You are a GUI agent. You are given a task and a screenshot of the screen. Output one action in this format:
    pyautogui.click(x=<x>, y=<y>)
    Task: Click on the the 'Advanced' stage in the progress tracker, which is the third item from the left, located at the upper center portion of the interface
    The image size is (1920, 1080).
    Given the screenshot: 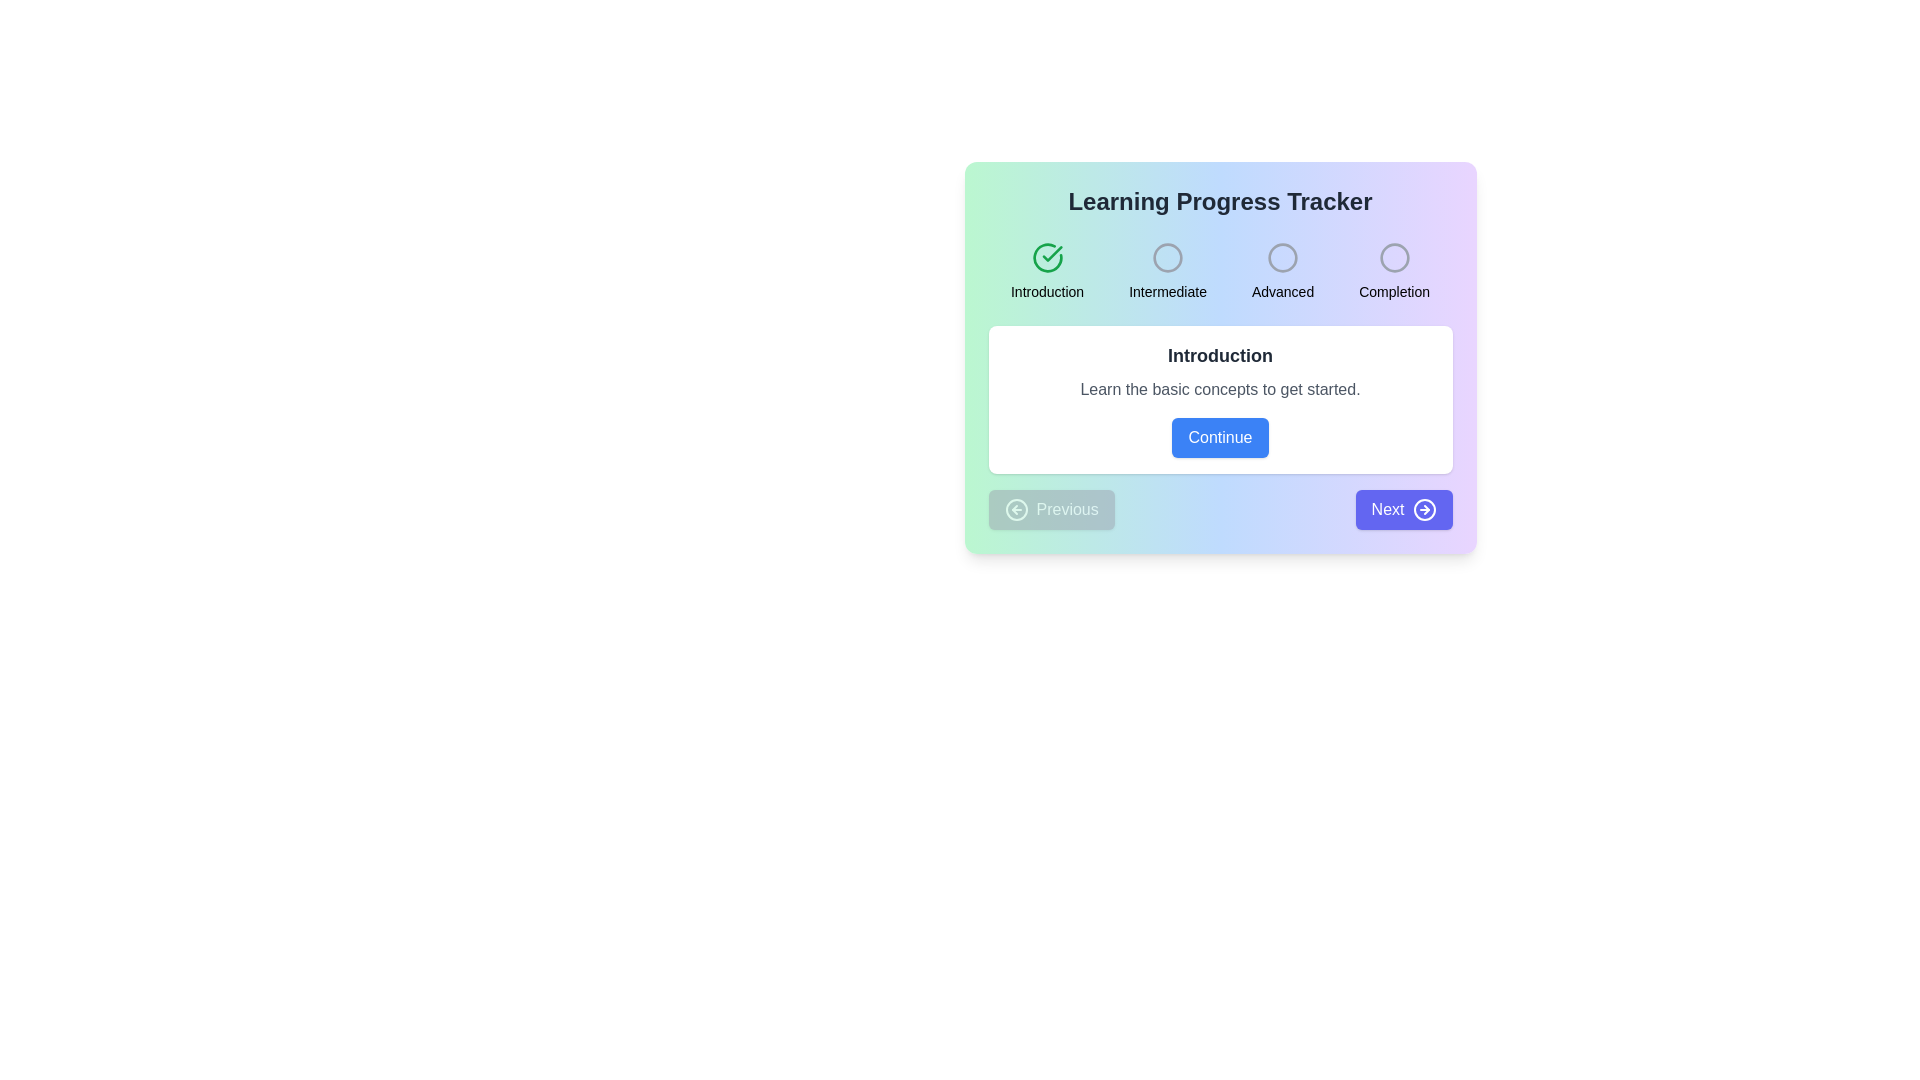 What is the action you would take?
    pyautogui.click(x=1283, y=272)
    